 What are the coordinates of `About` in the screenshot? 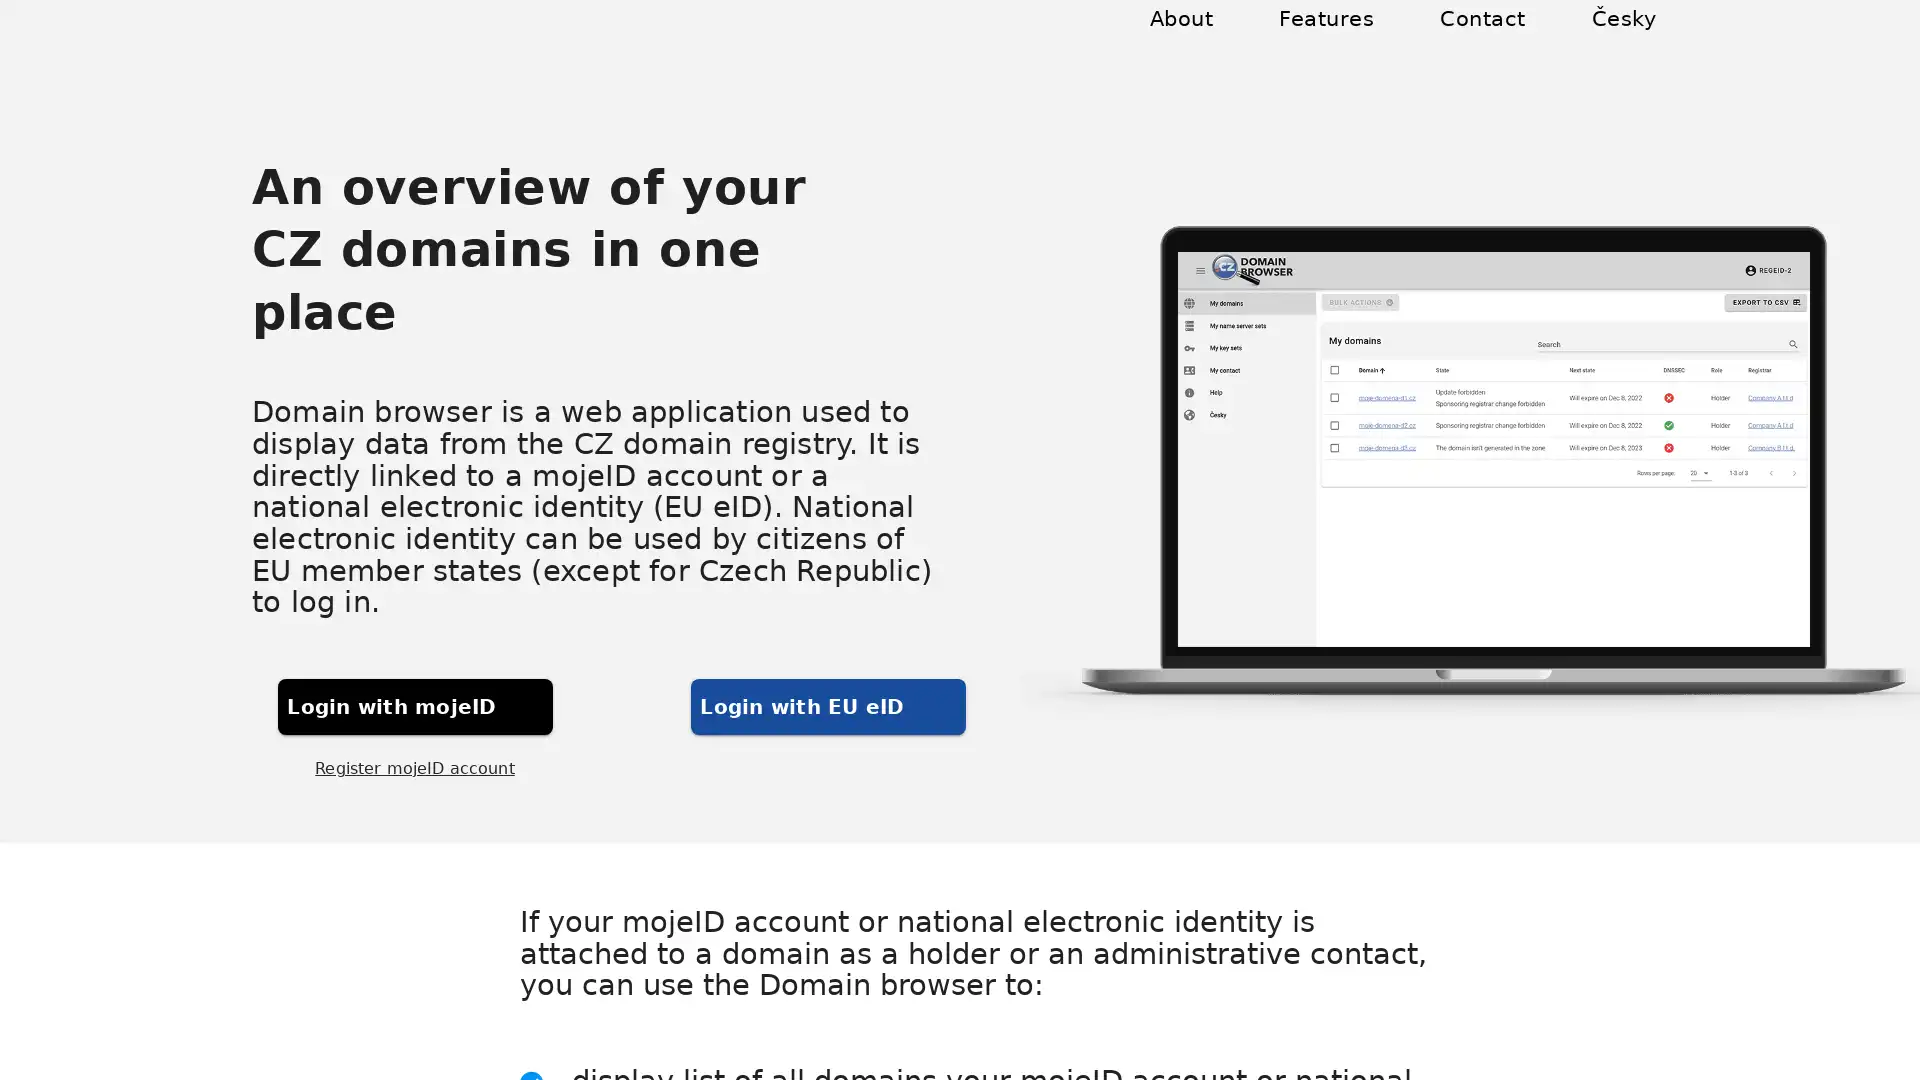 It's located at (1203, 42).